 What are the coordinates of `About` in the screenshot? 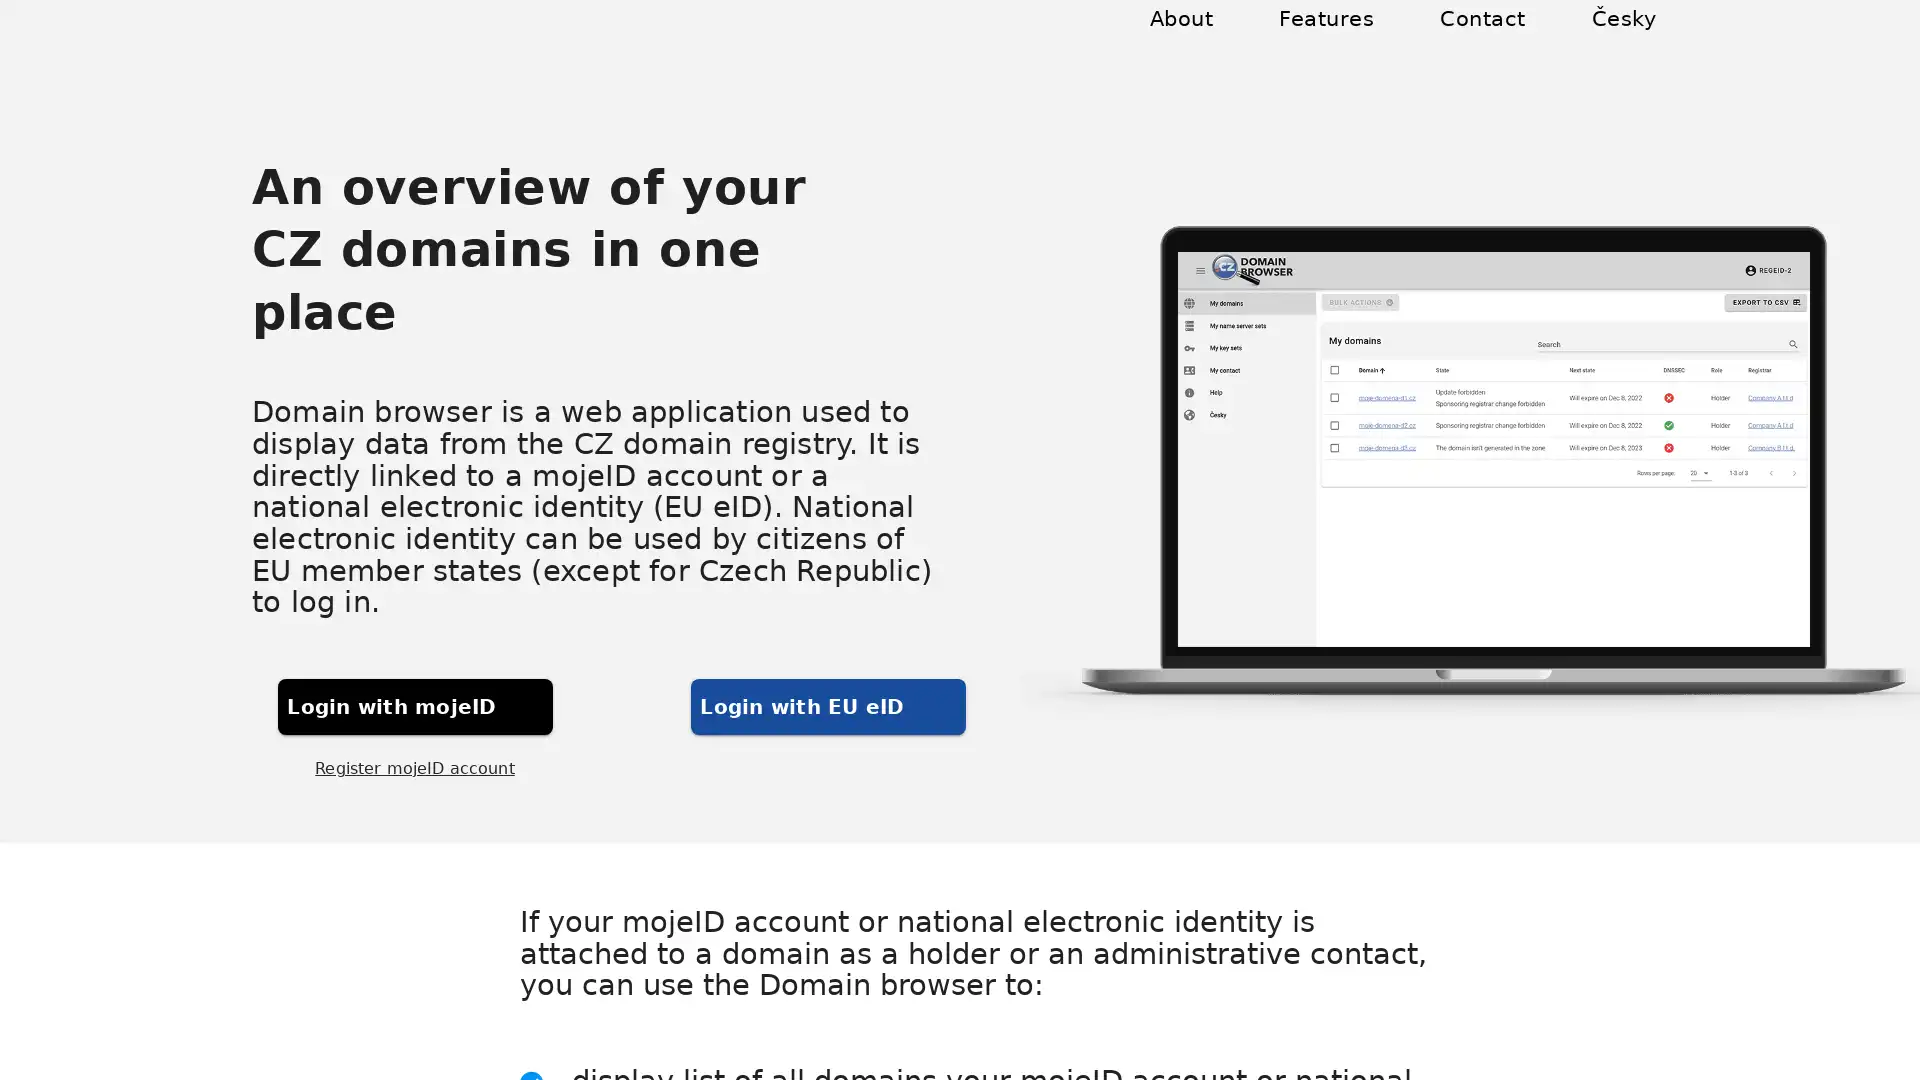 It's located at (1203, 42).